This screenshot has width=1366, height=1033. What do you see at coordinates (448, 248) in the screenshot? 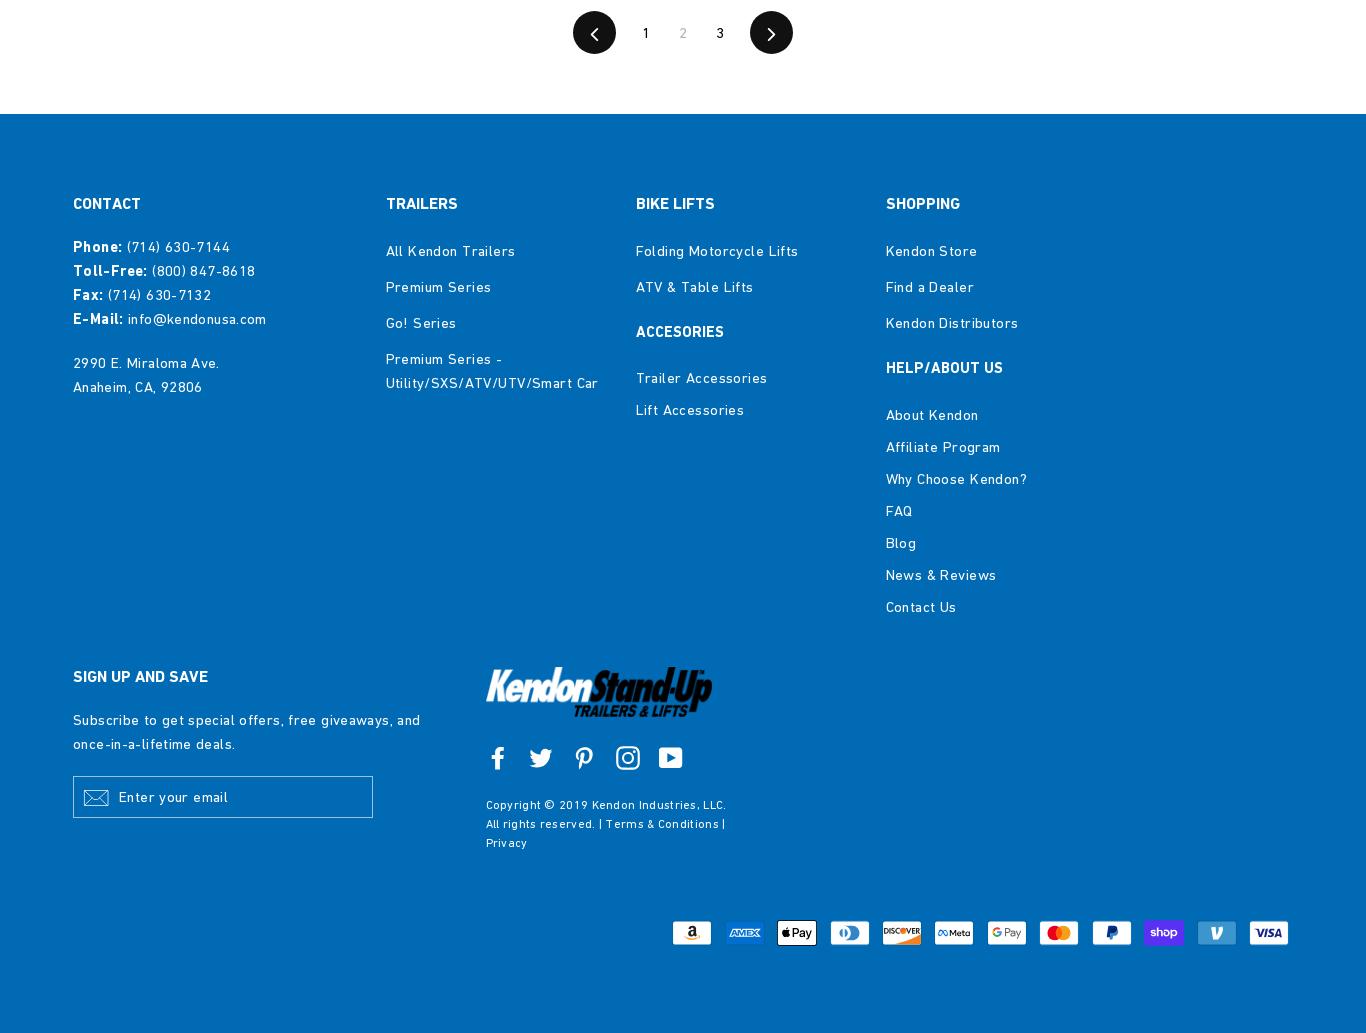
I see `'All Kendon Trailers'` at bounding box center [448, 248].